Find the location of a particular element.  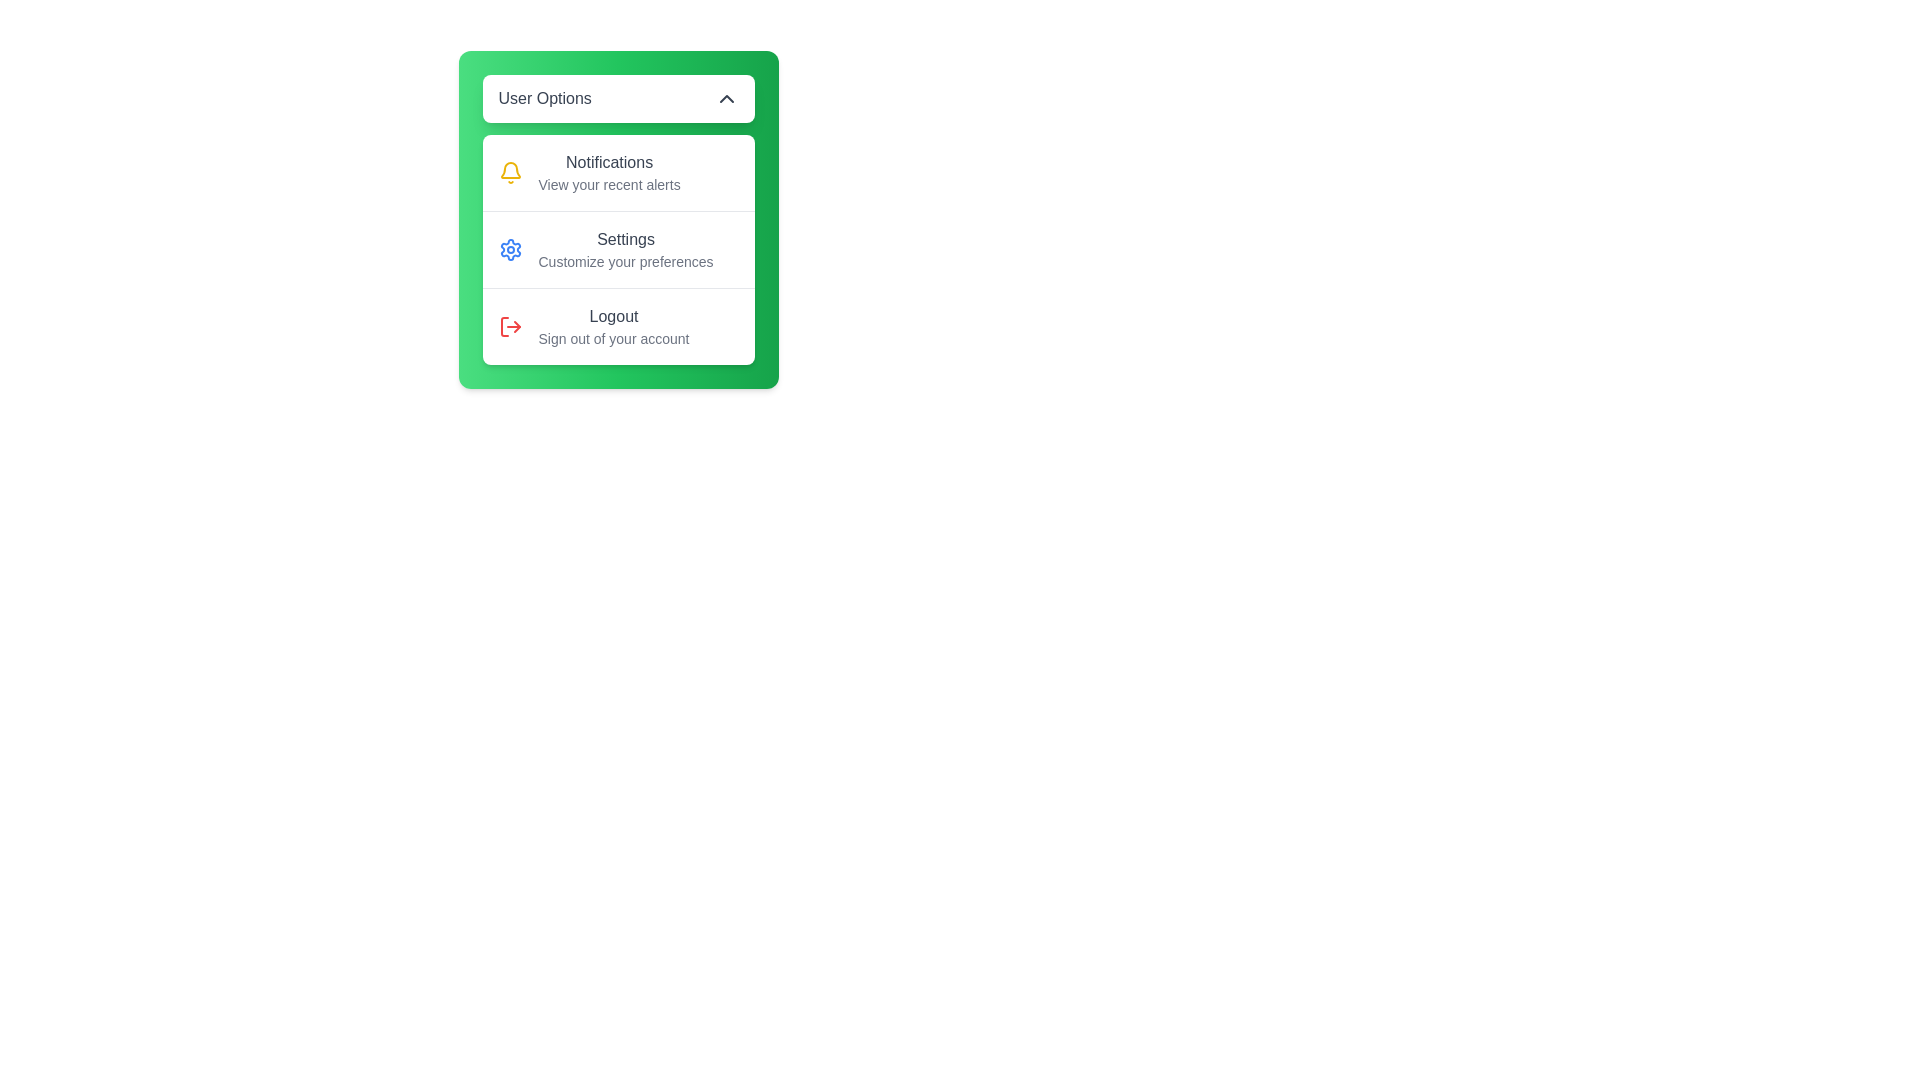

the arrow symbol representing the logout option in the user options dropdown menu, located to the left of the 'Logout' label text is located at coordinates (517, 326).